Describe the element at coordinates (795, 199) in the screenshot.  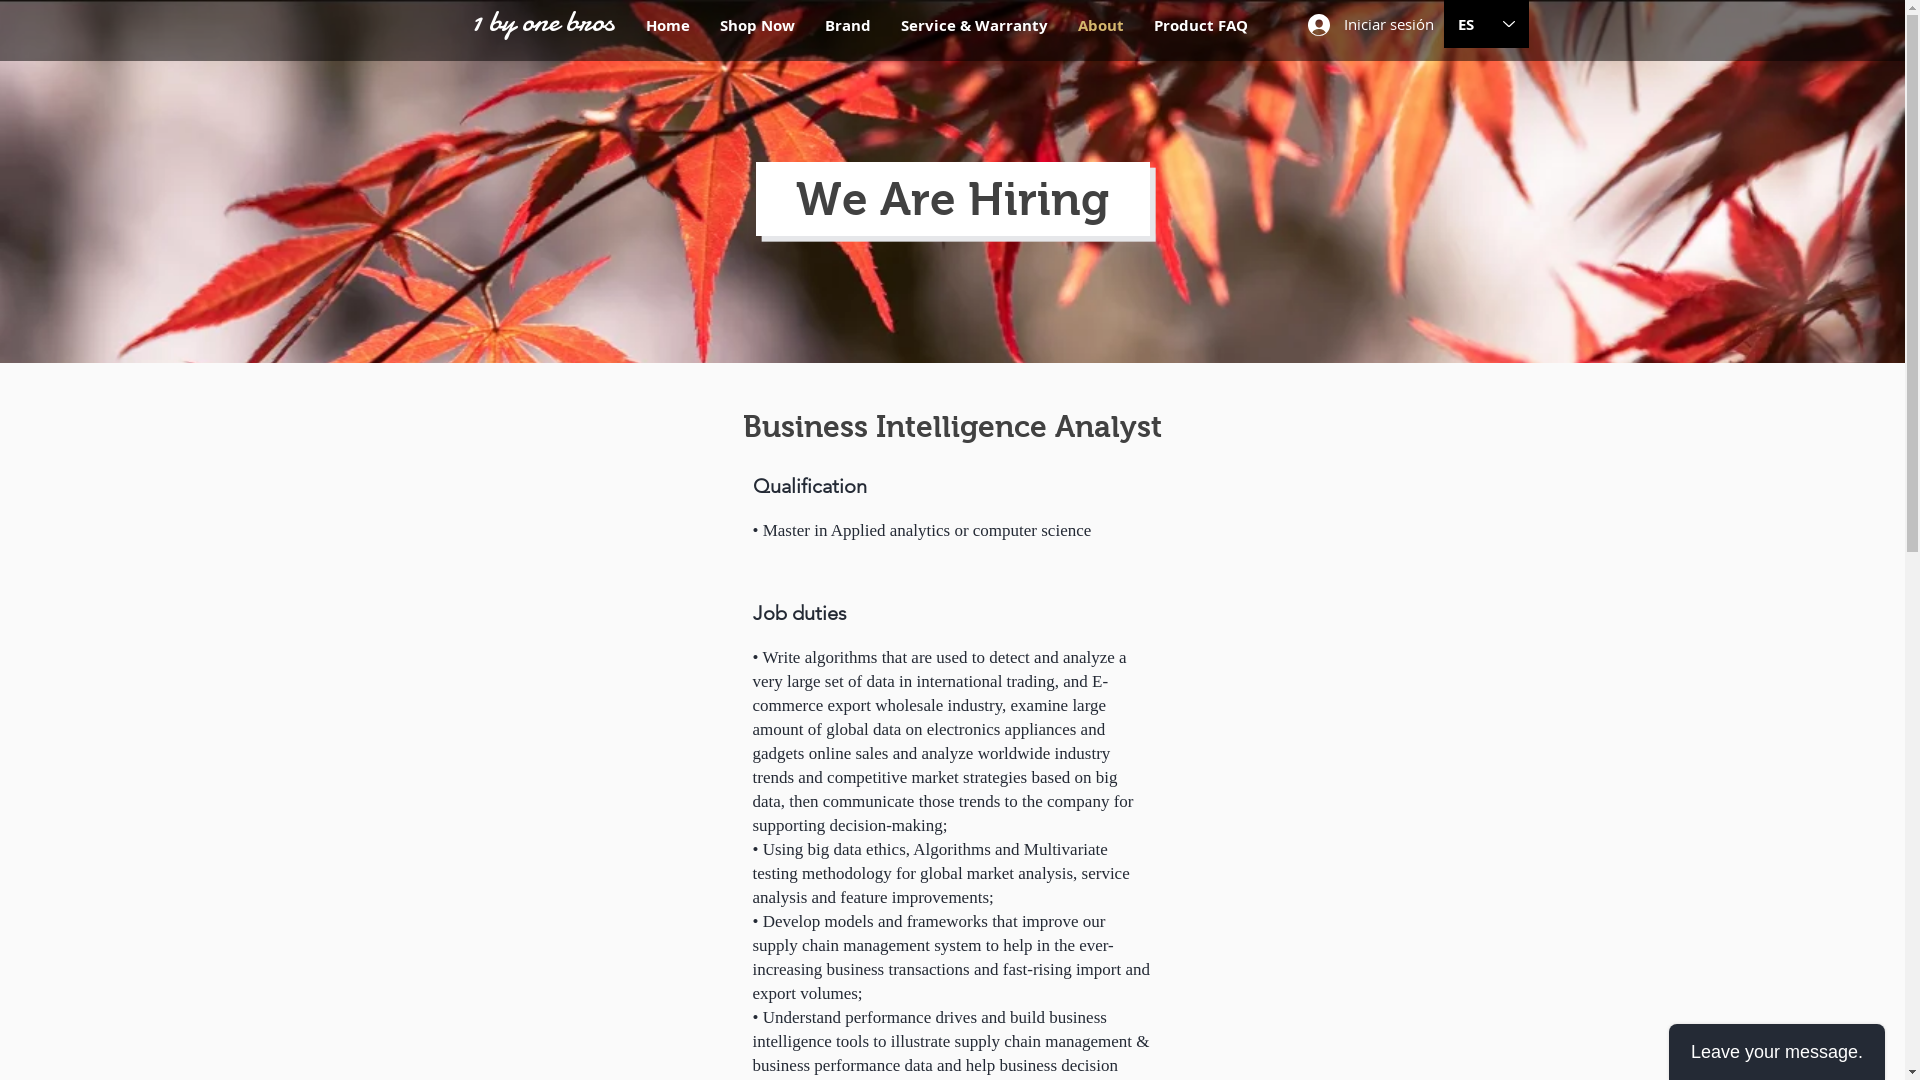
I see `'We Are Hiring'` at that location.